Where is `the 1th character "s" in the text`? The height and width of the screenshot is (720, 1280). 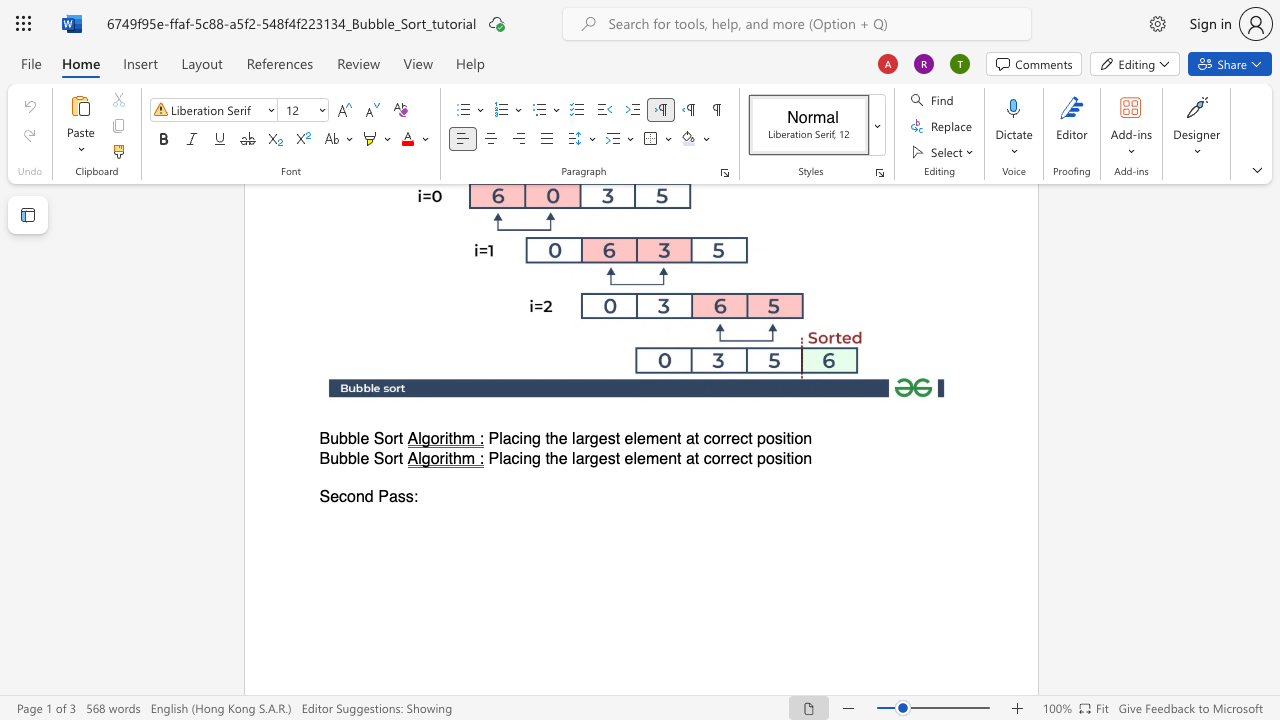
the 1th character "s" in the text is located at coordinates (400, 496).